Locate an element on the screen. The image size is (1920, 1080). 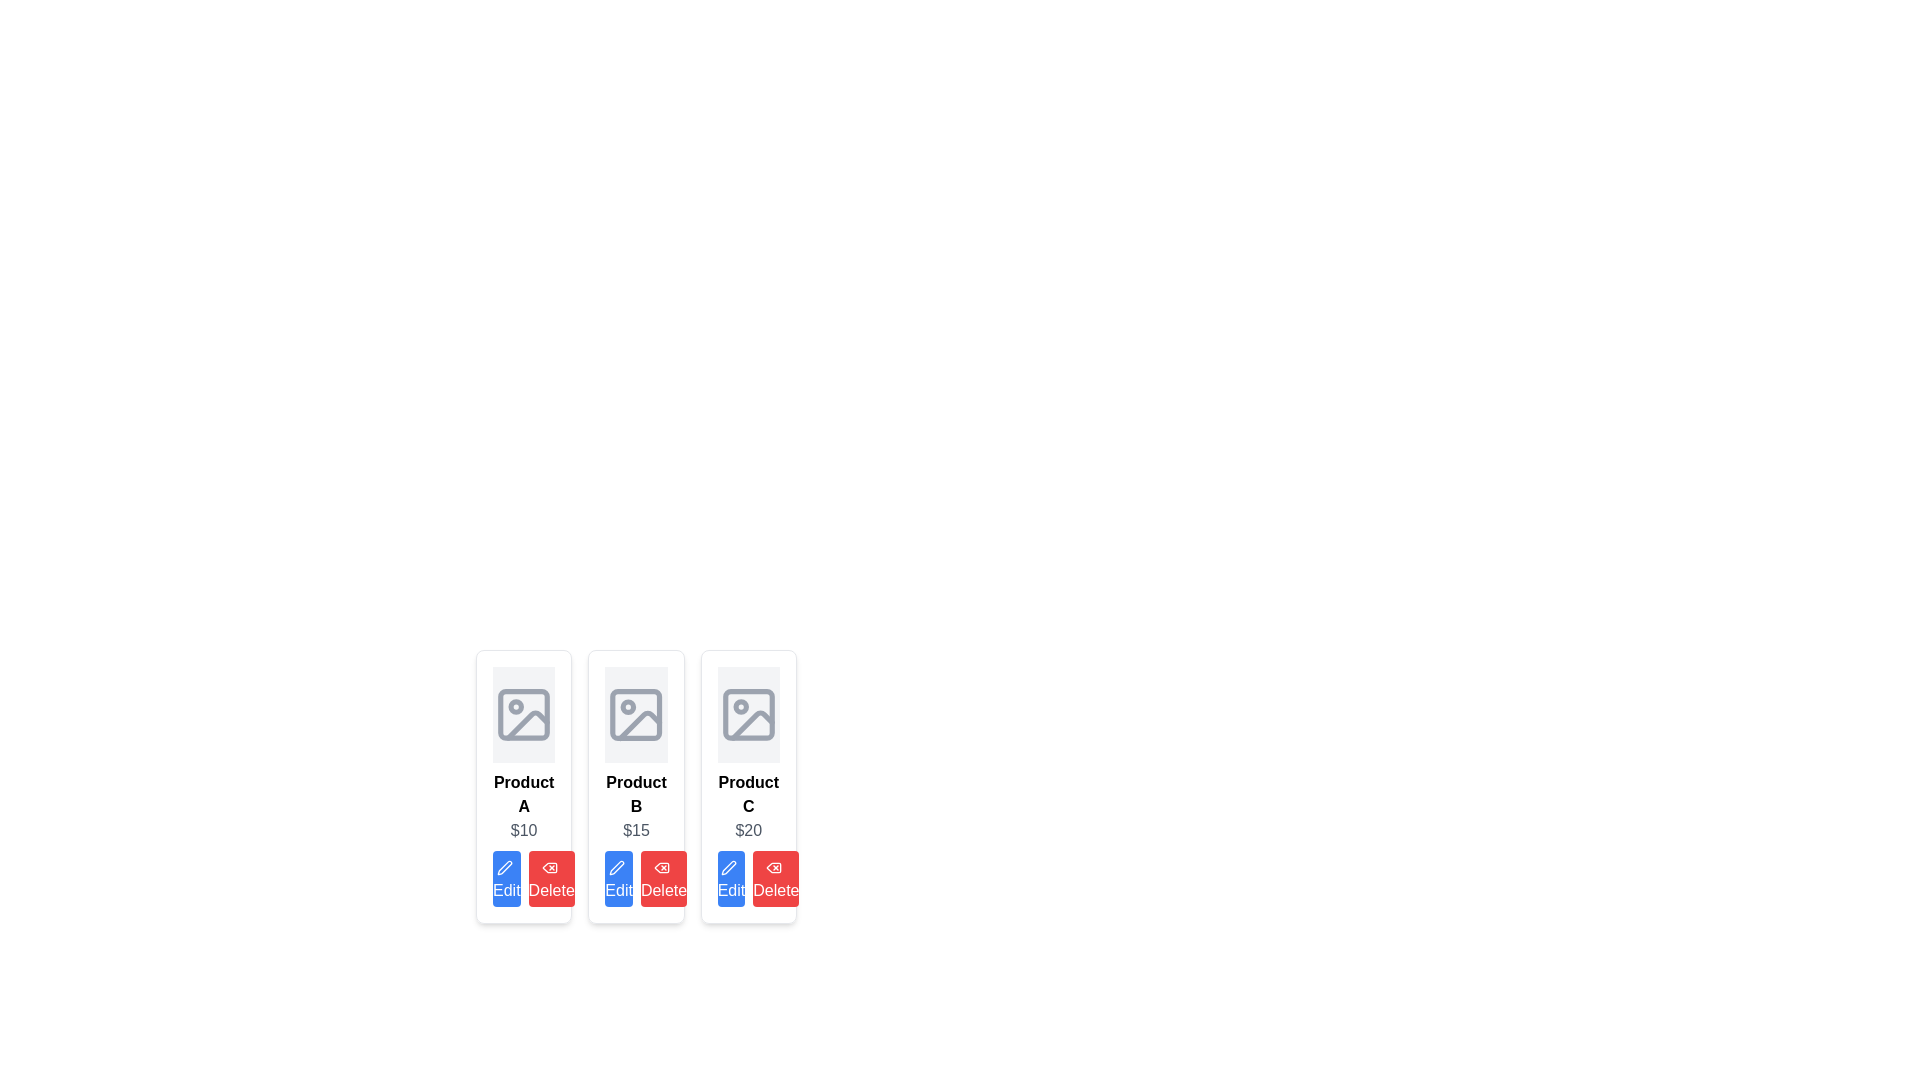
the price label displaying '$20' located within the card for 'Product C', situated below the product name and above the action buttons is located at coordinates (747, 830).